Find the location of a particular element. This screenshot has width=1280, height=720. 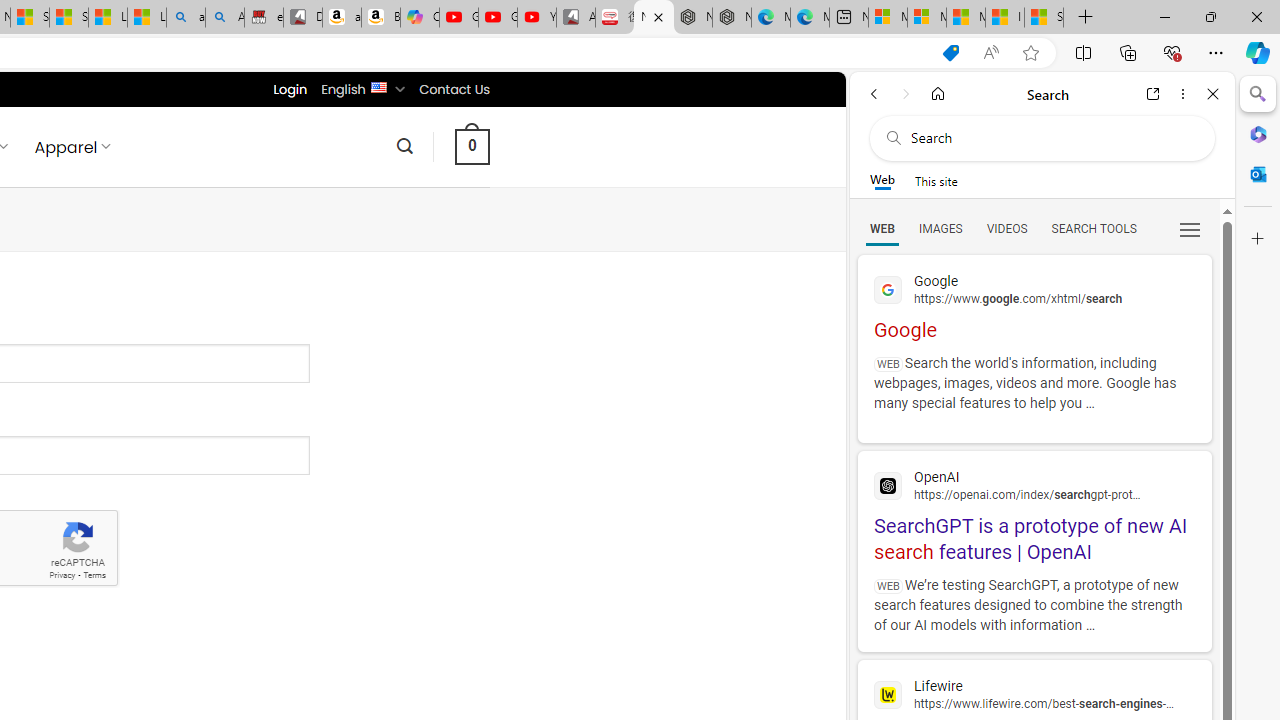

'Forward' is located at coordinates (905, 93).